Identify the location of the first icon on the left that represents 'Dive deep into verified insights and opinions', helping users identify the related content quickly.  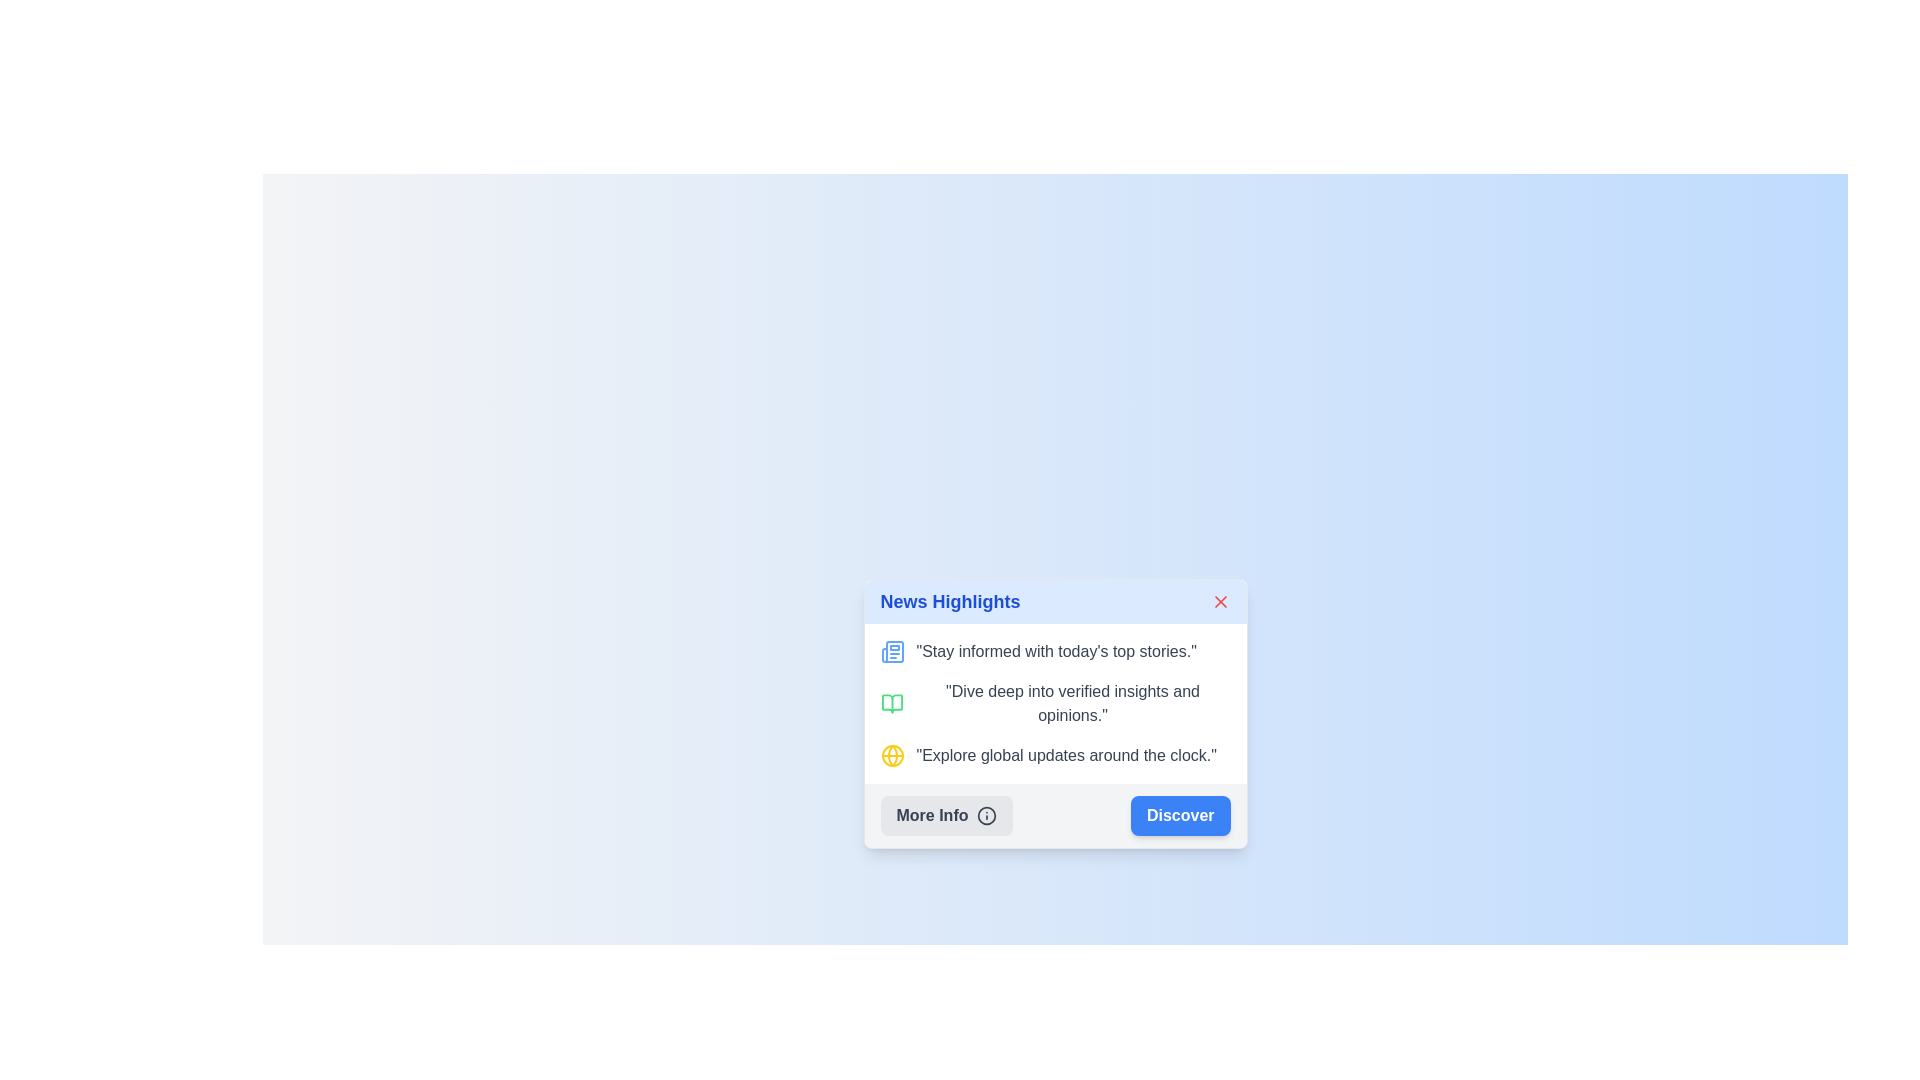
(891, 703).